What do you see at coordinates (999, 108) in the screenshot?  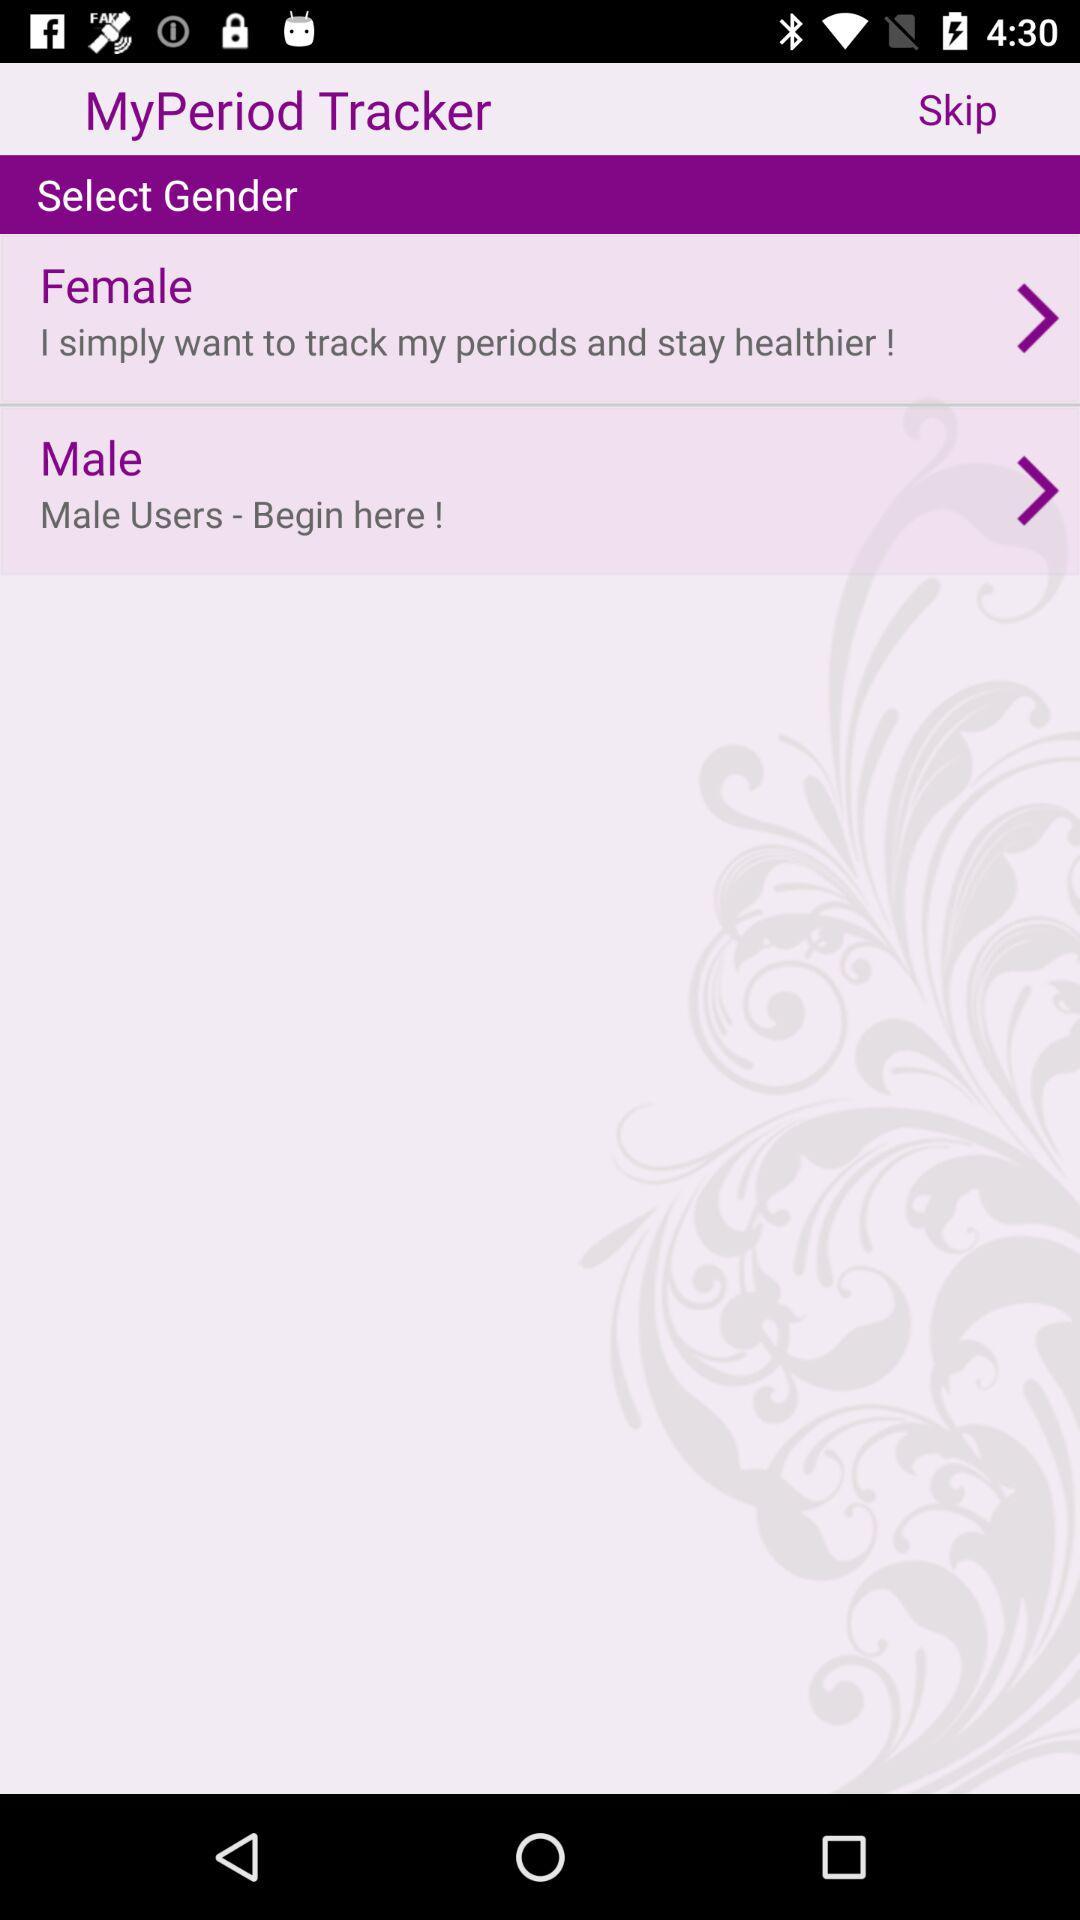 I see `the skip` at bounding box center [999, 108].